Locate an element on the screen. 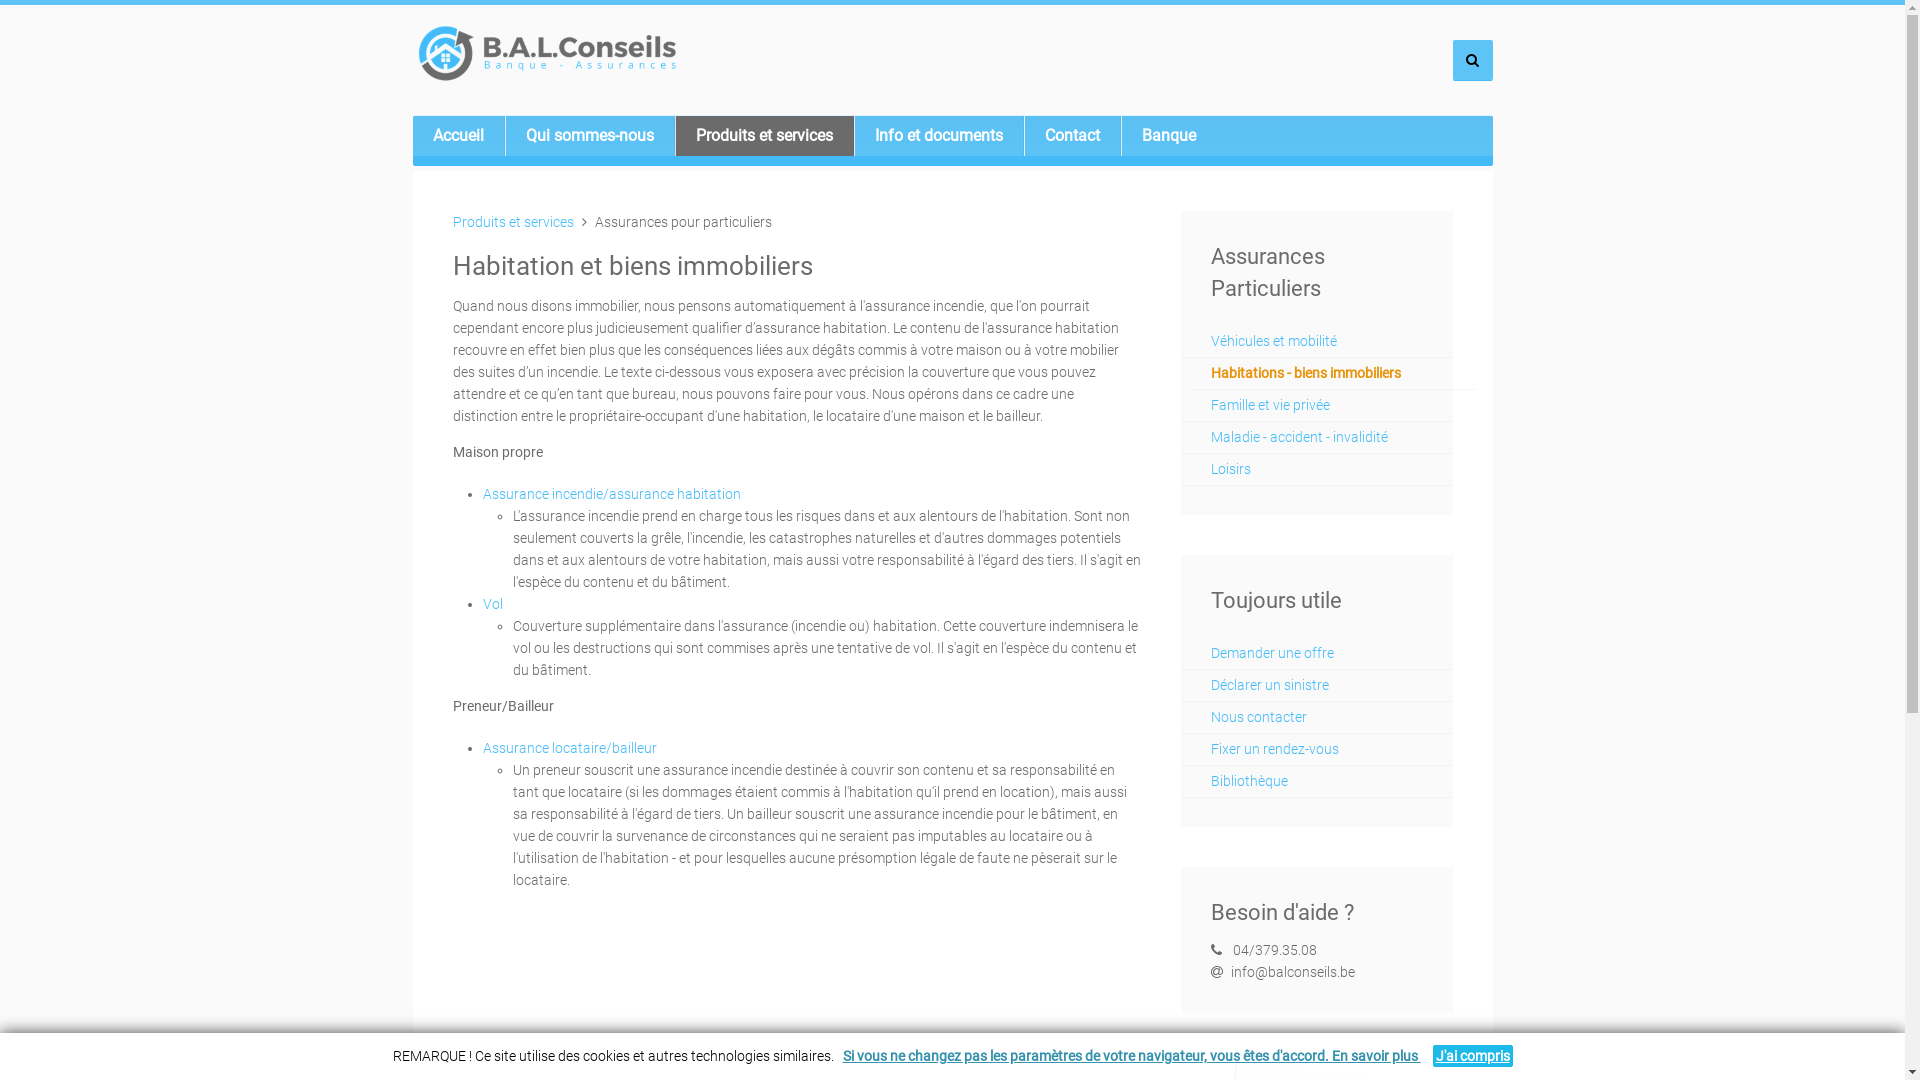  'info@balconseils.be' is located at coordinates (1291, 971).